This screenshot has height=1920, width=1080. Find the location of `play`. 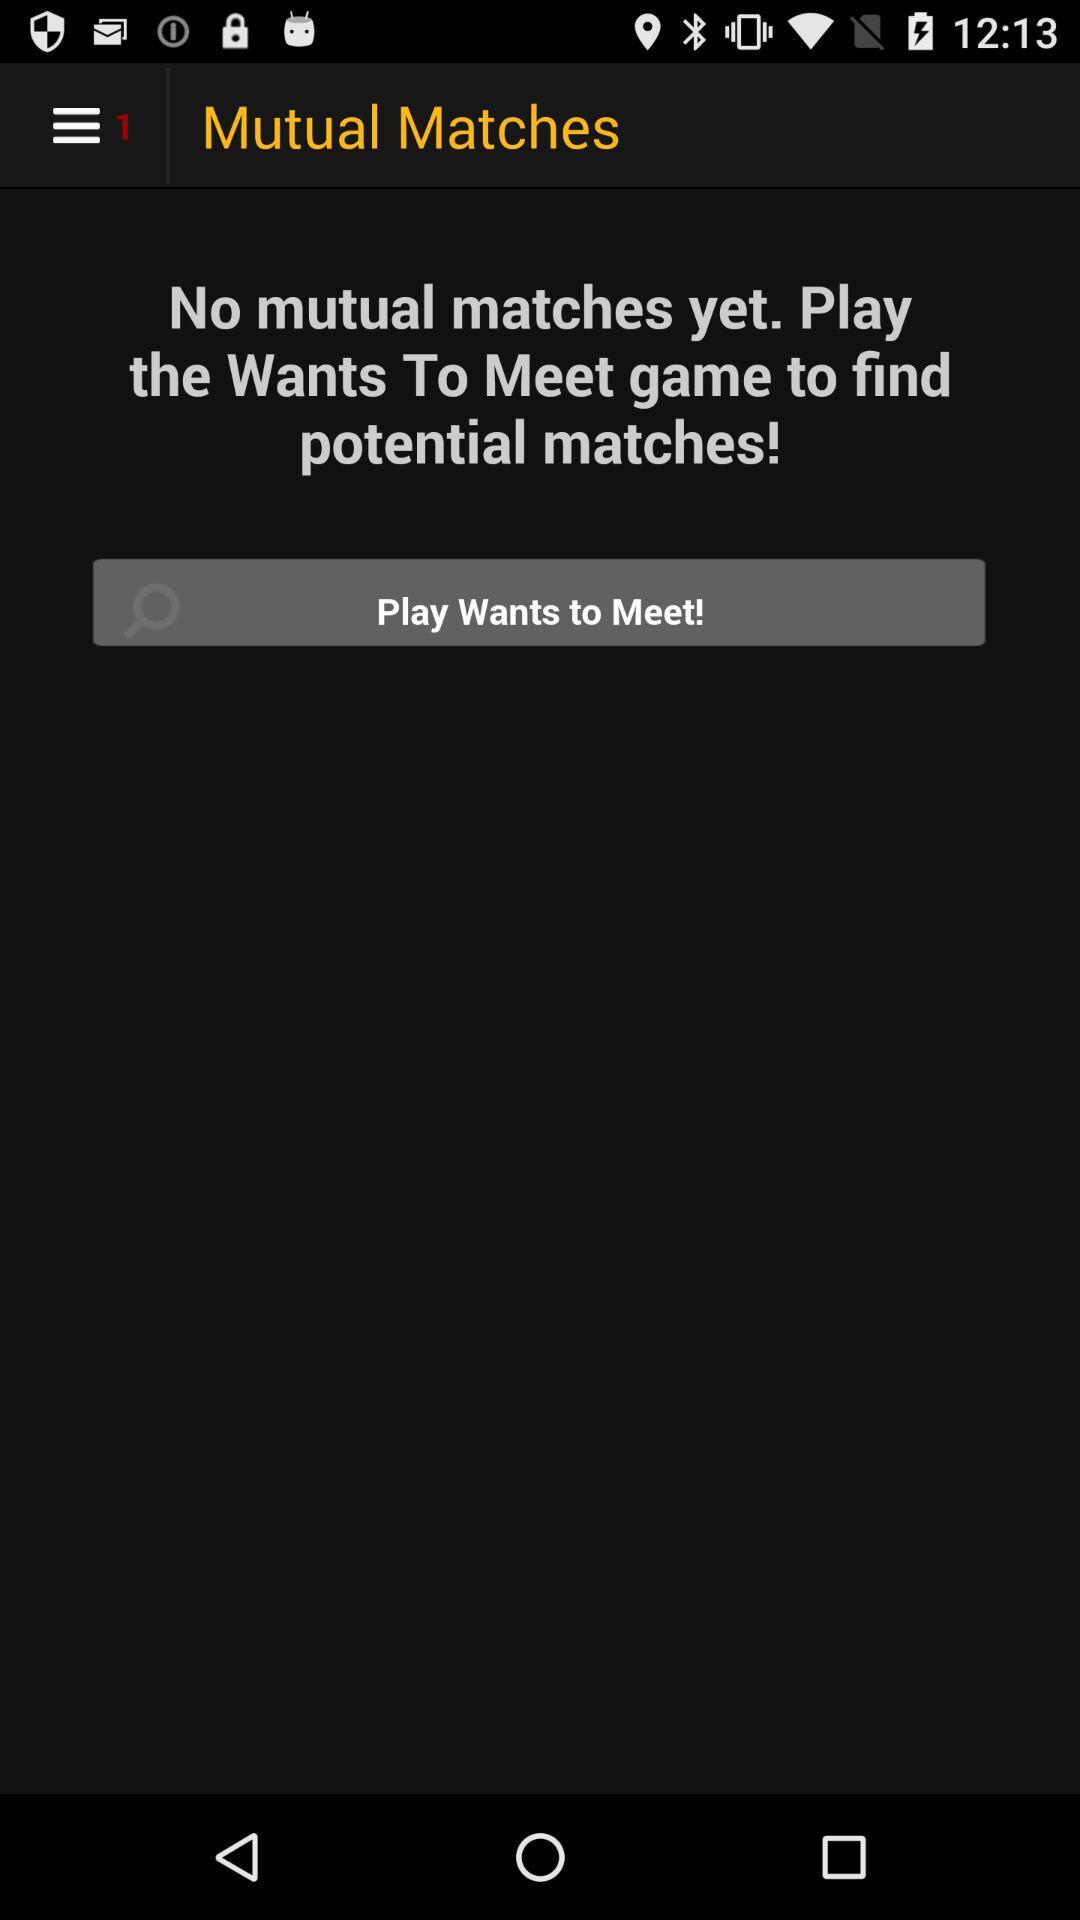

play is located at coordinates (540, 609).